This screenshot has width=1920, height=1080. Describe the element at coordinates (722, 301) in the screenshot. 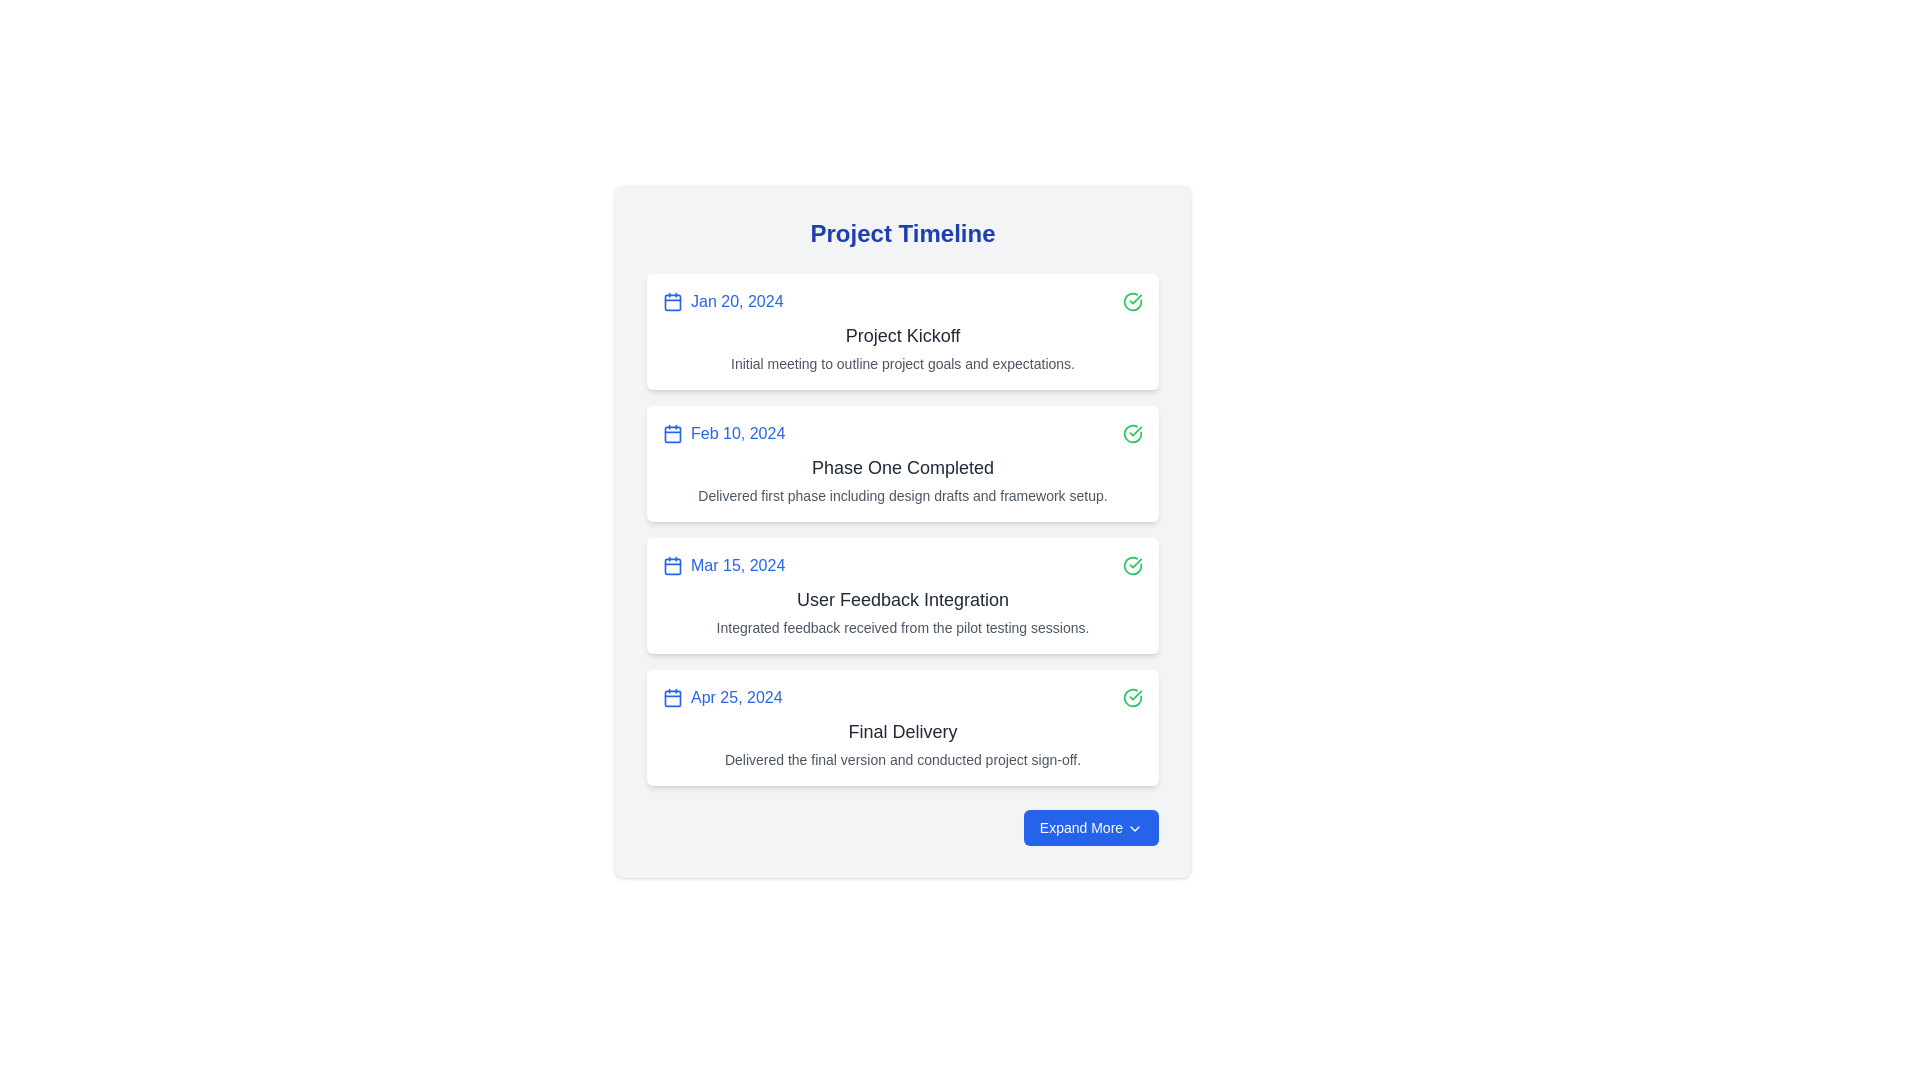

I see `the blue text label displaying the date 'Jan 20, 2024' next to the small calendar icon in the 'Project Timeline' section, located at the top left of the first card` at that location.